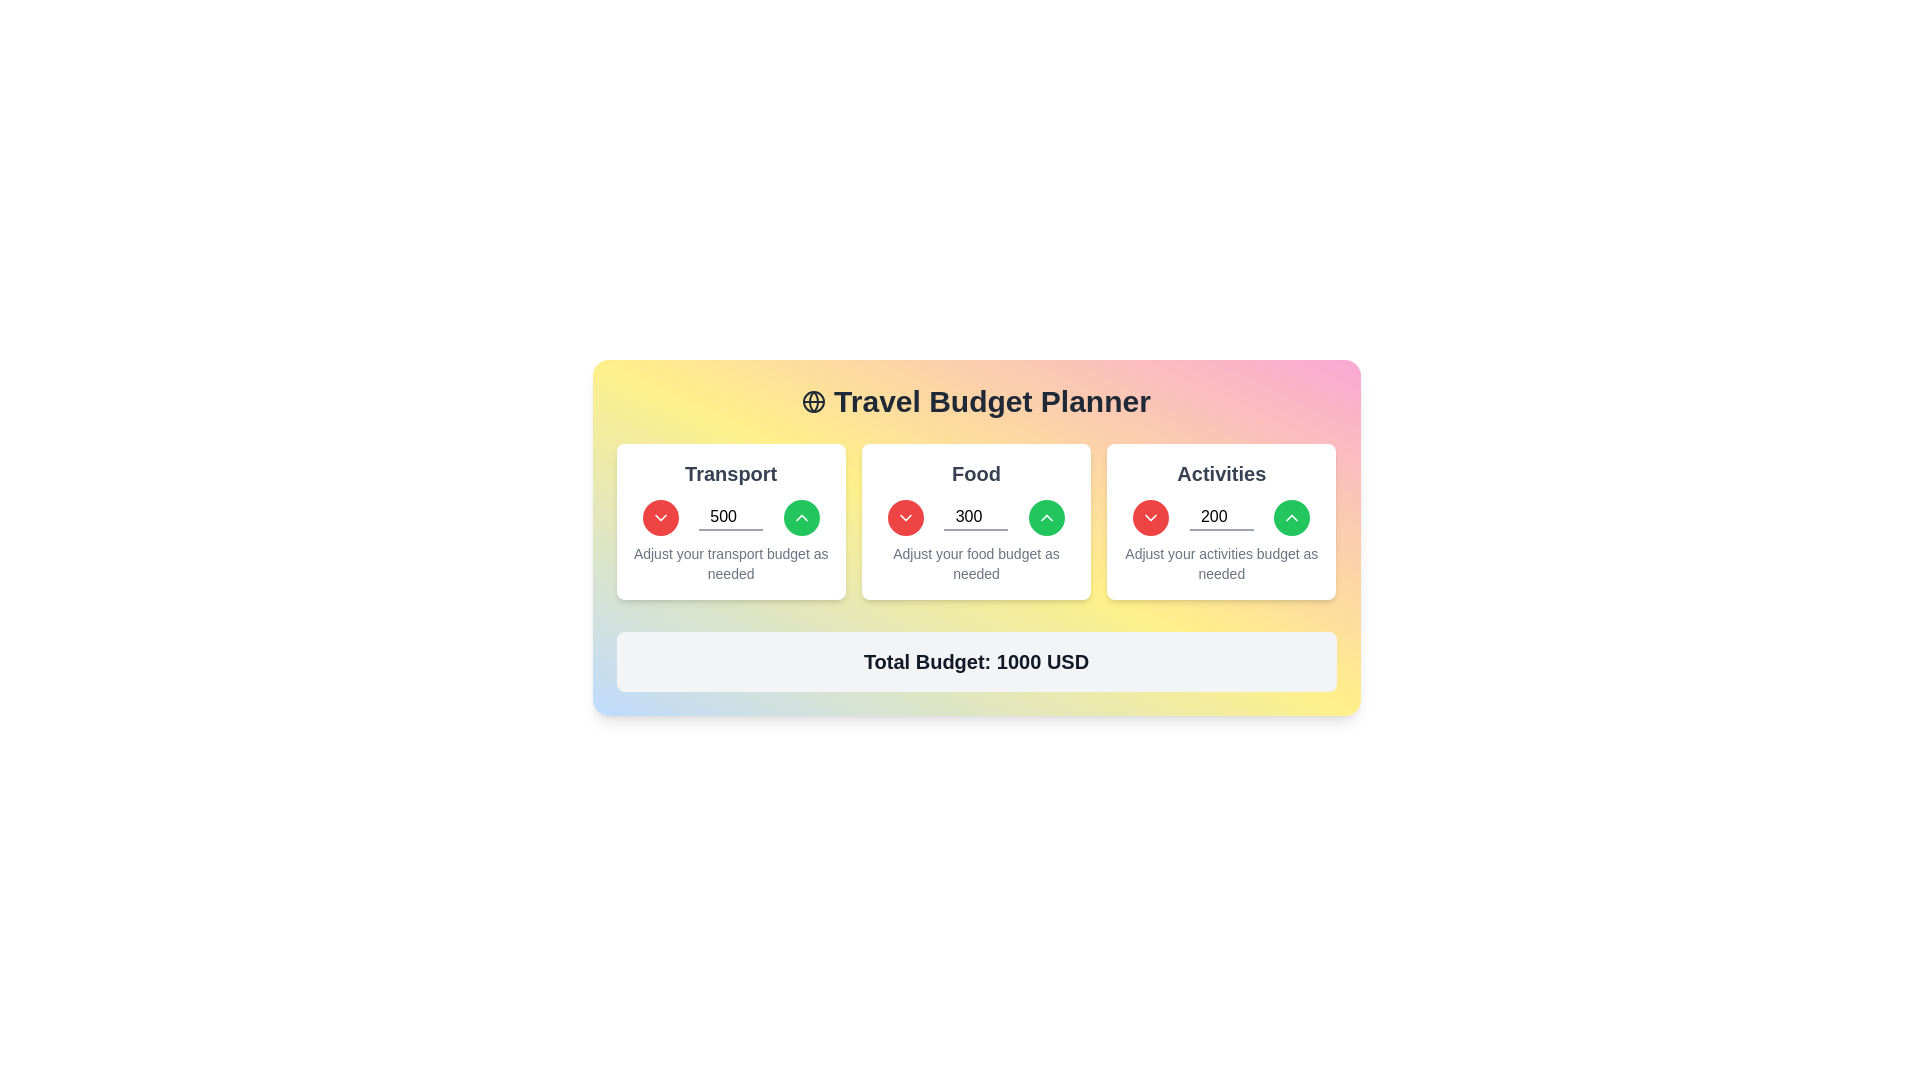  I want to click on the Text Label providing a descriptive hint for the 'Activities' budget adjustment module, located at the bottom of the 'Activities' card, directly below the numerical input field, so click(1220, 563).